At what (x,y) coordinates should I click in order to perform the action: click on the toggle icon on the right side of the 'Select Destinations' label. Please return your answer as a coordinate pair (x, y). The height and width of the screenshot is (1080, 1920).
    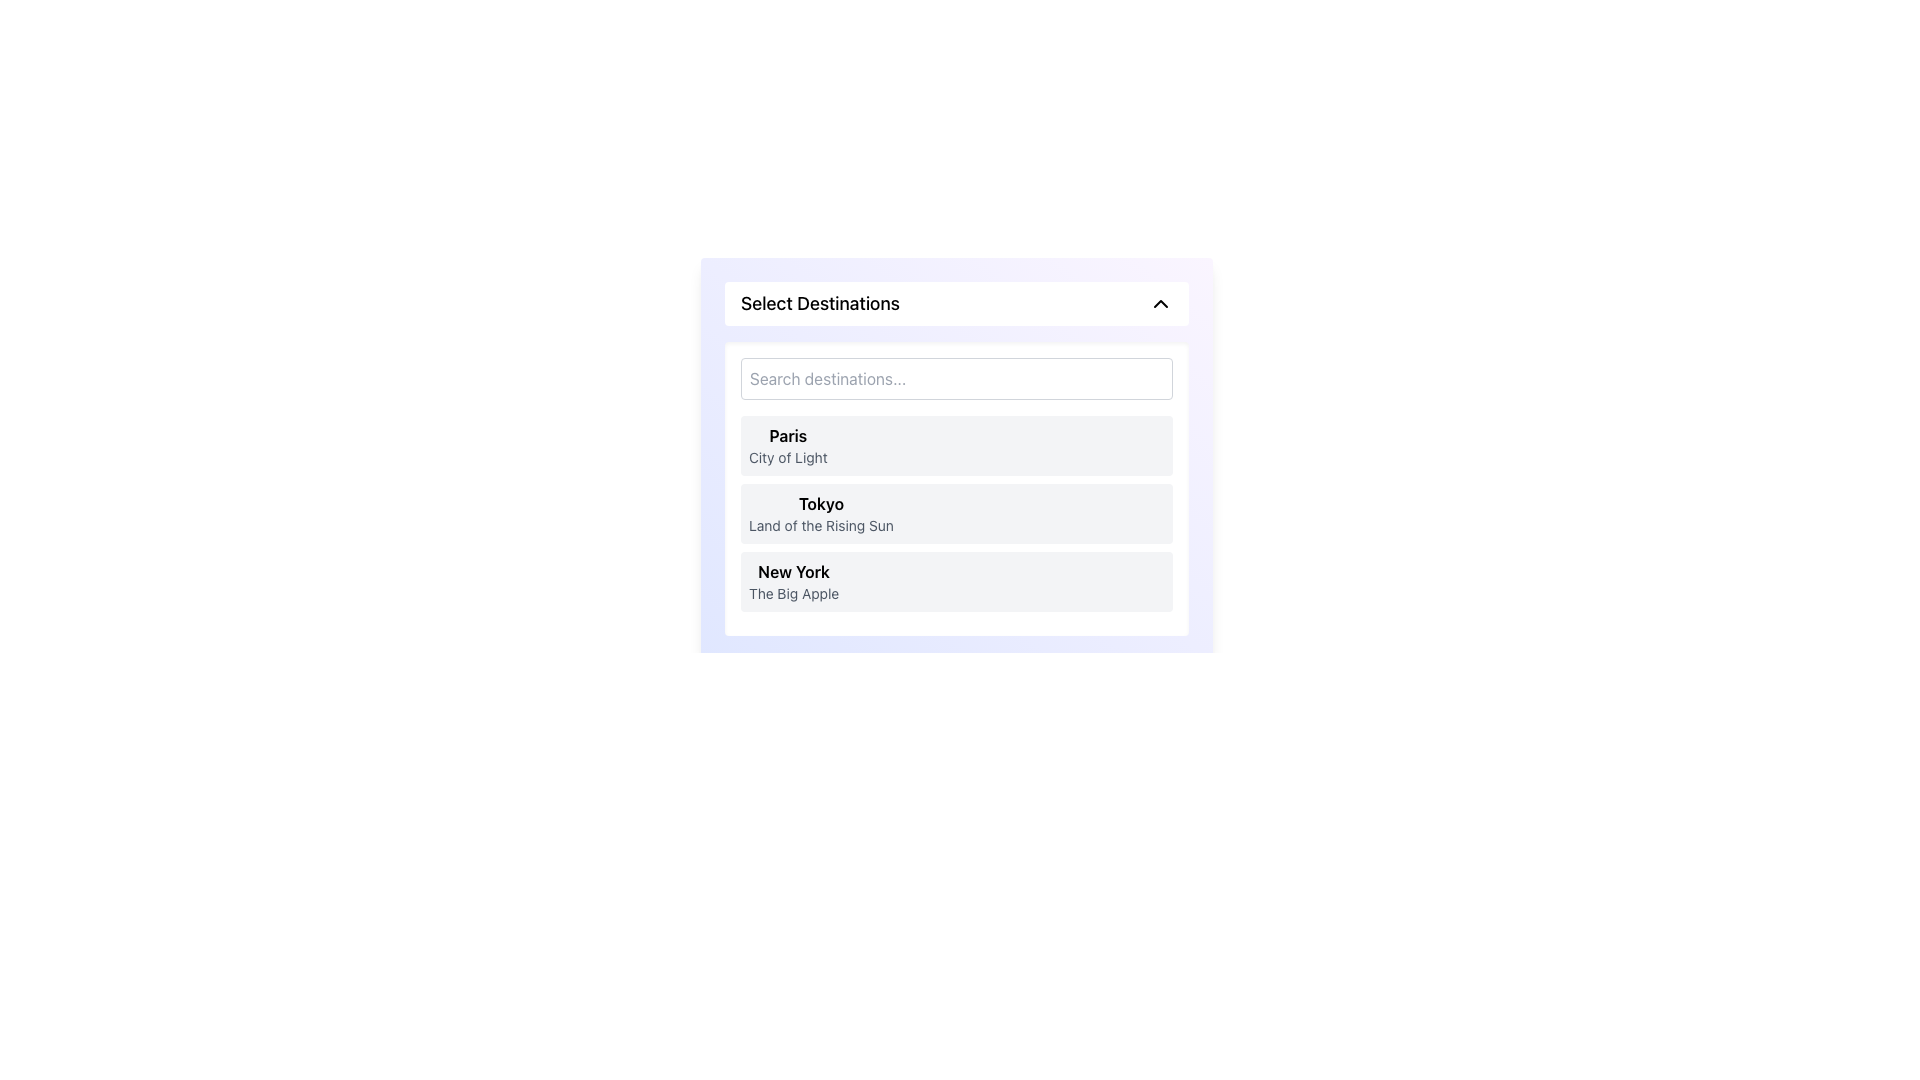
    Looking at the image, I should click on (1161, 304).